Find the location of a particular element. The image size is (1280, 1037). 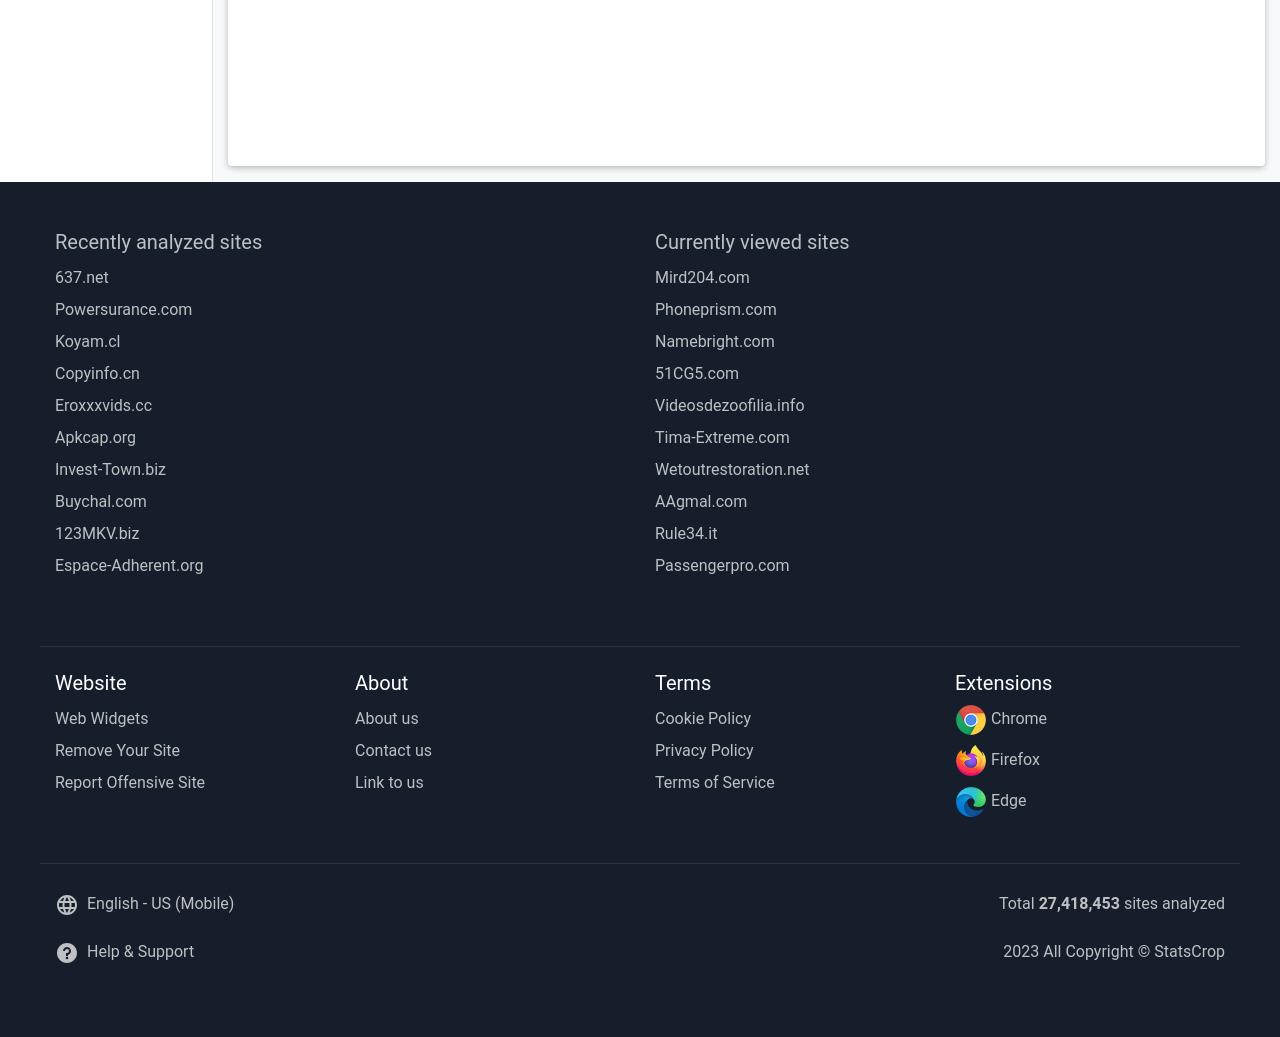

'637.net' is located at coordinates (80, 276).